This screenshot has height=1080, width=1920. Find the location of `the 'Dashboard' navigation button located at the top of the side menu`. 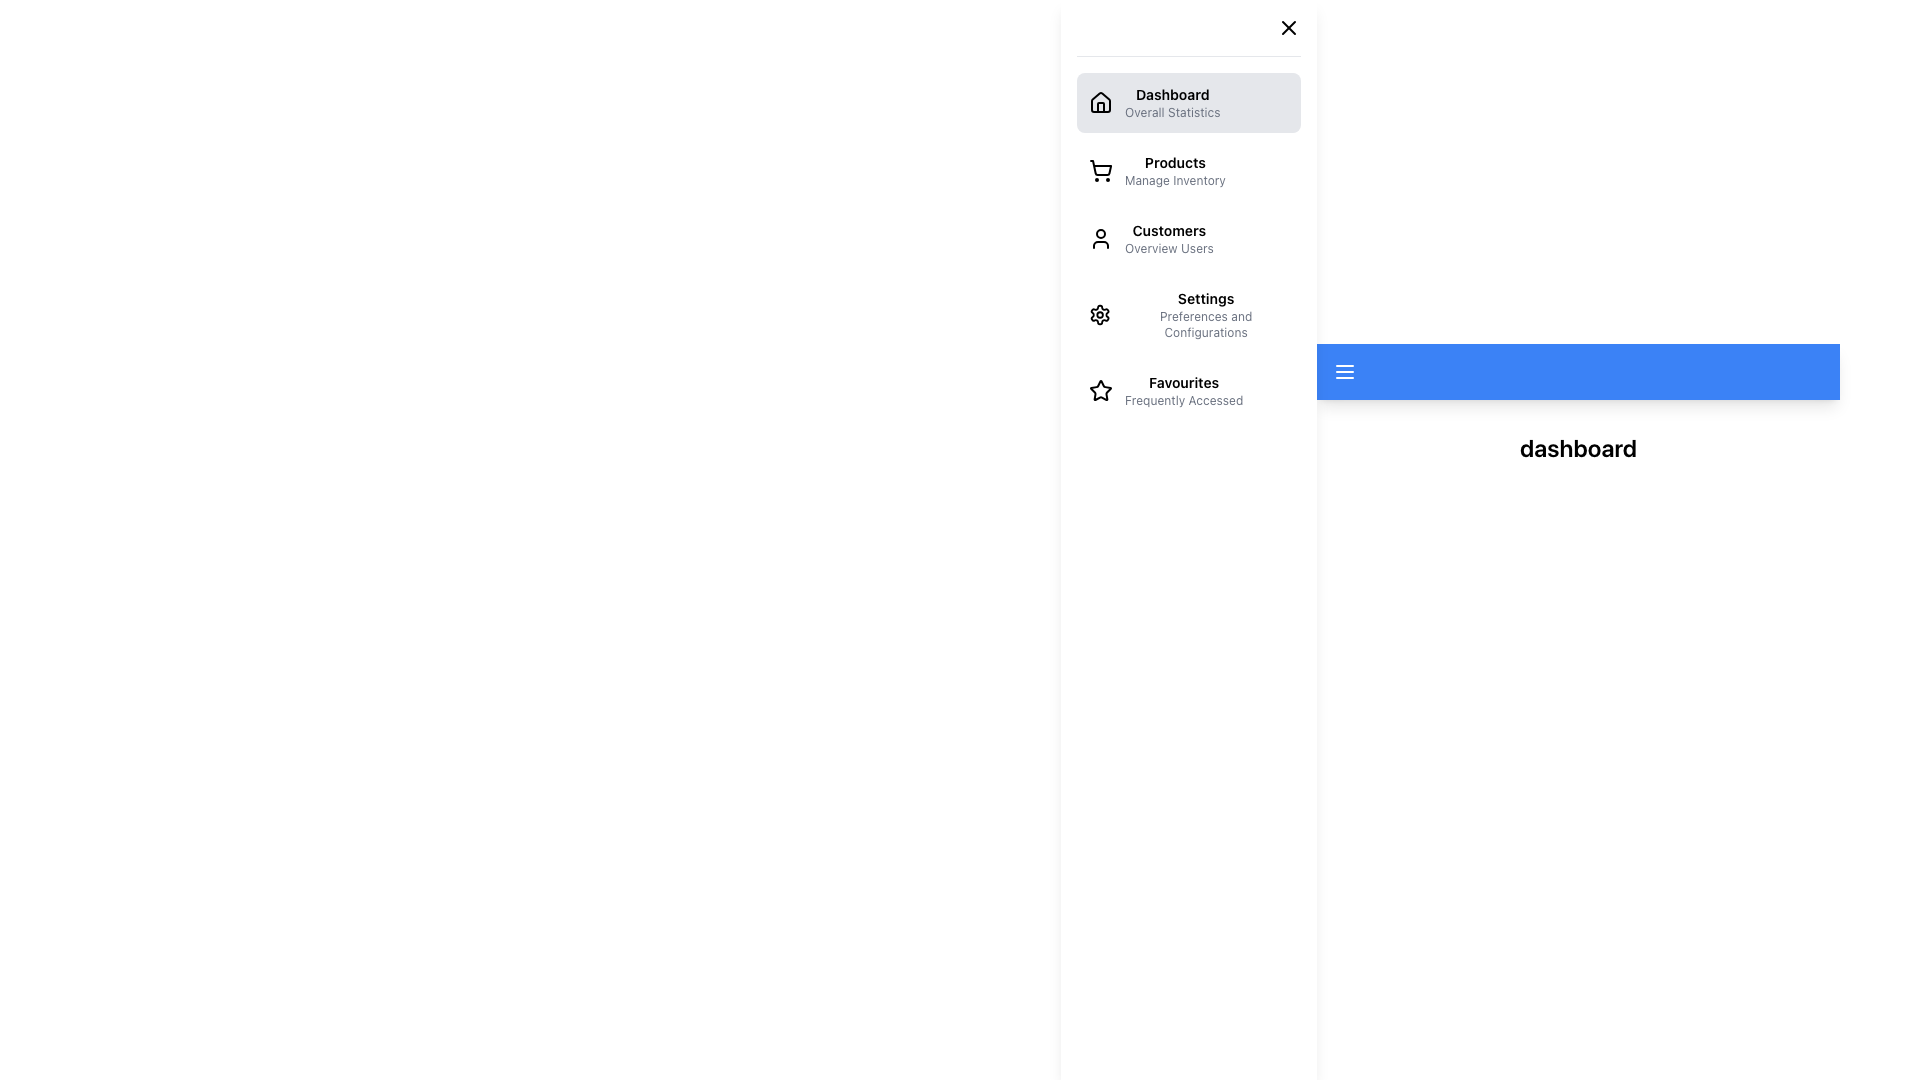

the 'Dashboard' navigation button located at the top of the side menu is located at coordinates (1189, 103).